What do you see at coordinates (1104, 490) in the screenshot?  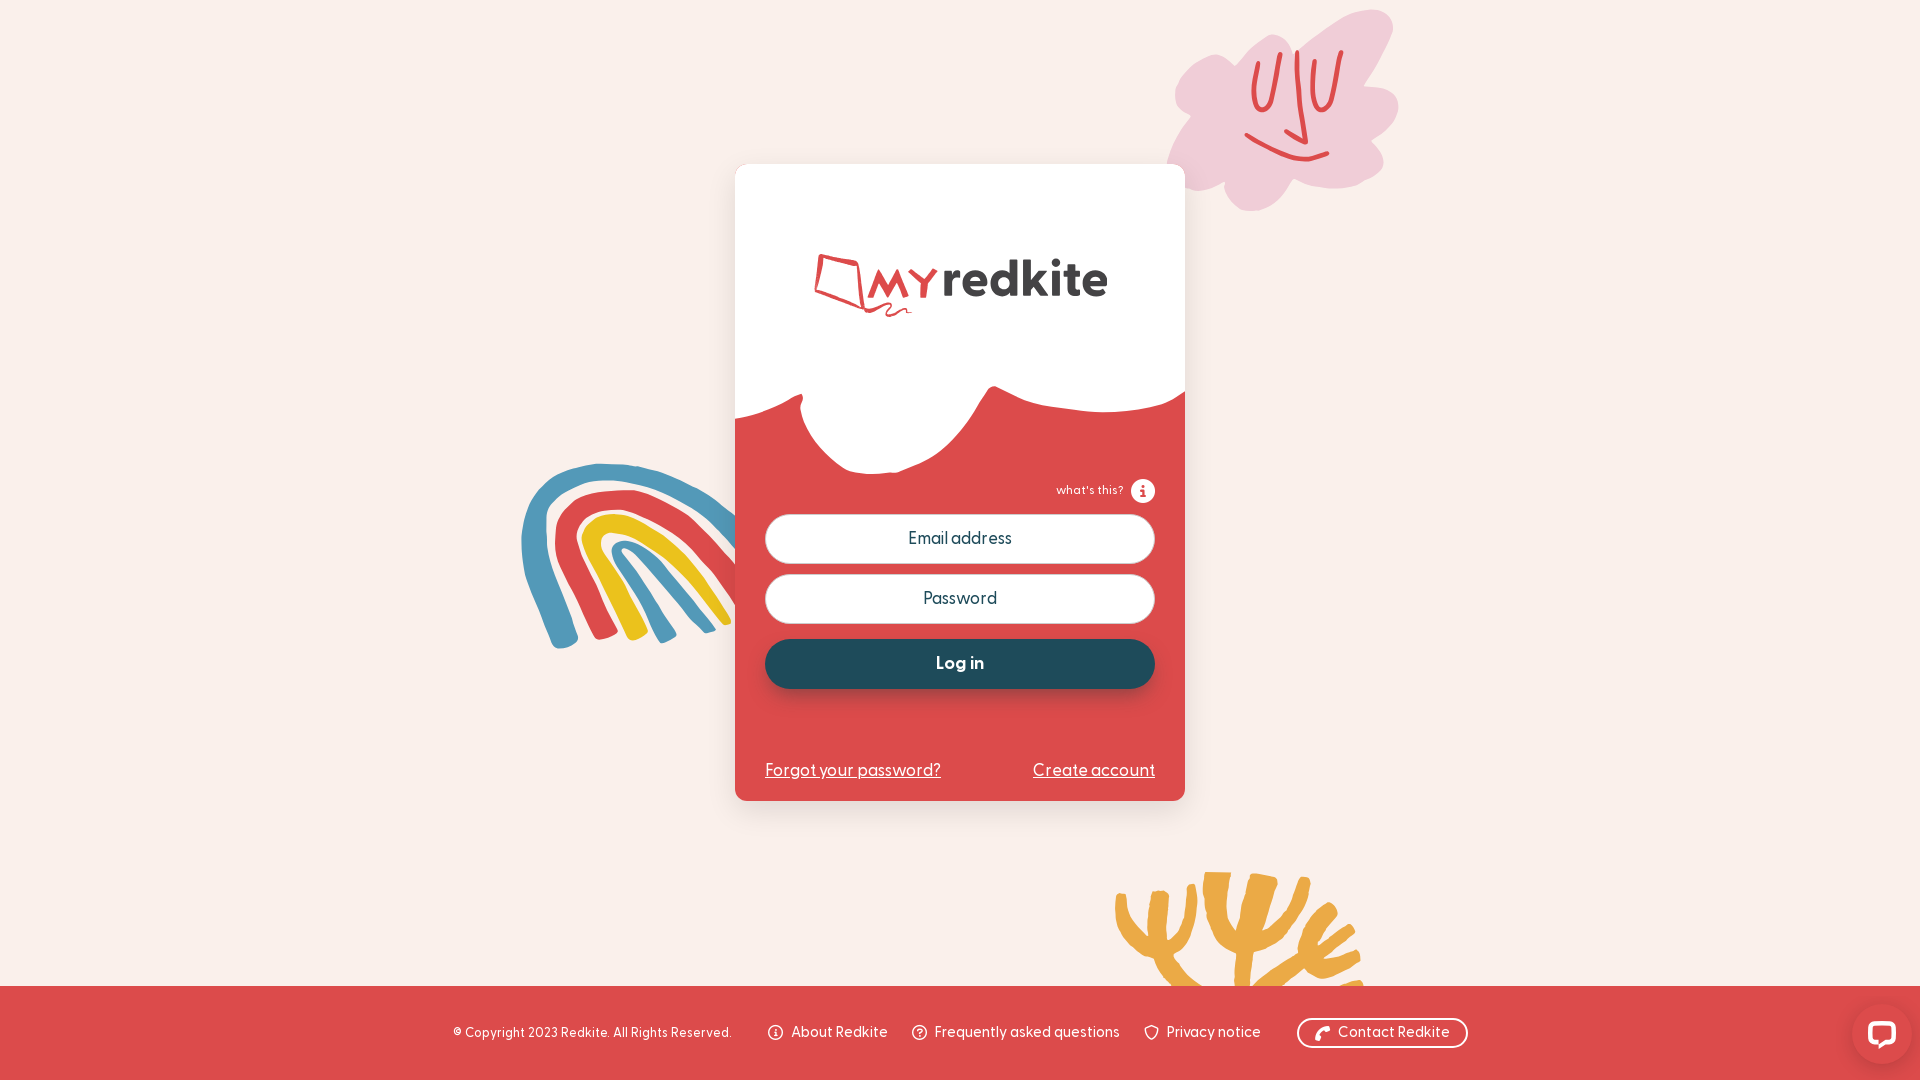 I see `'what's this?'` at bounding box center [1104, 490].